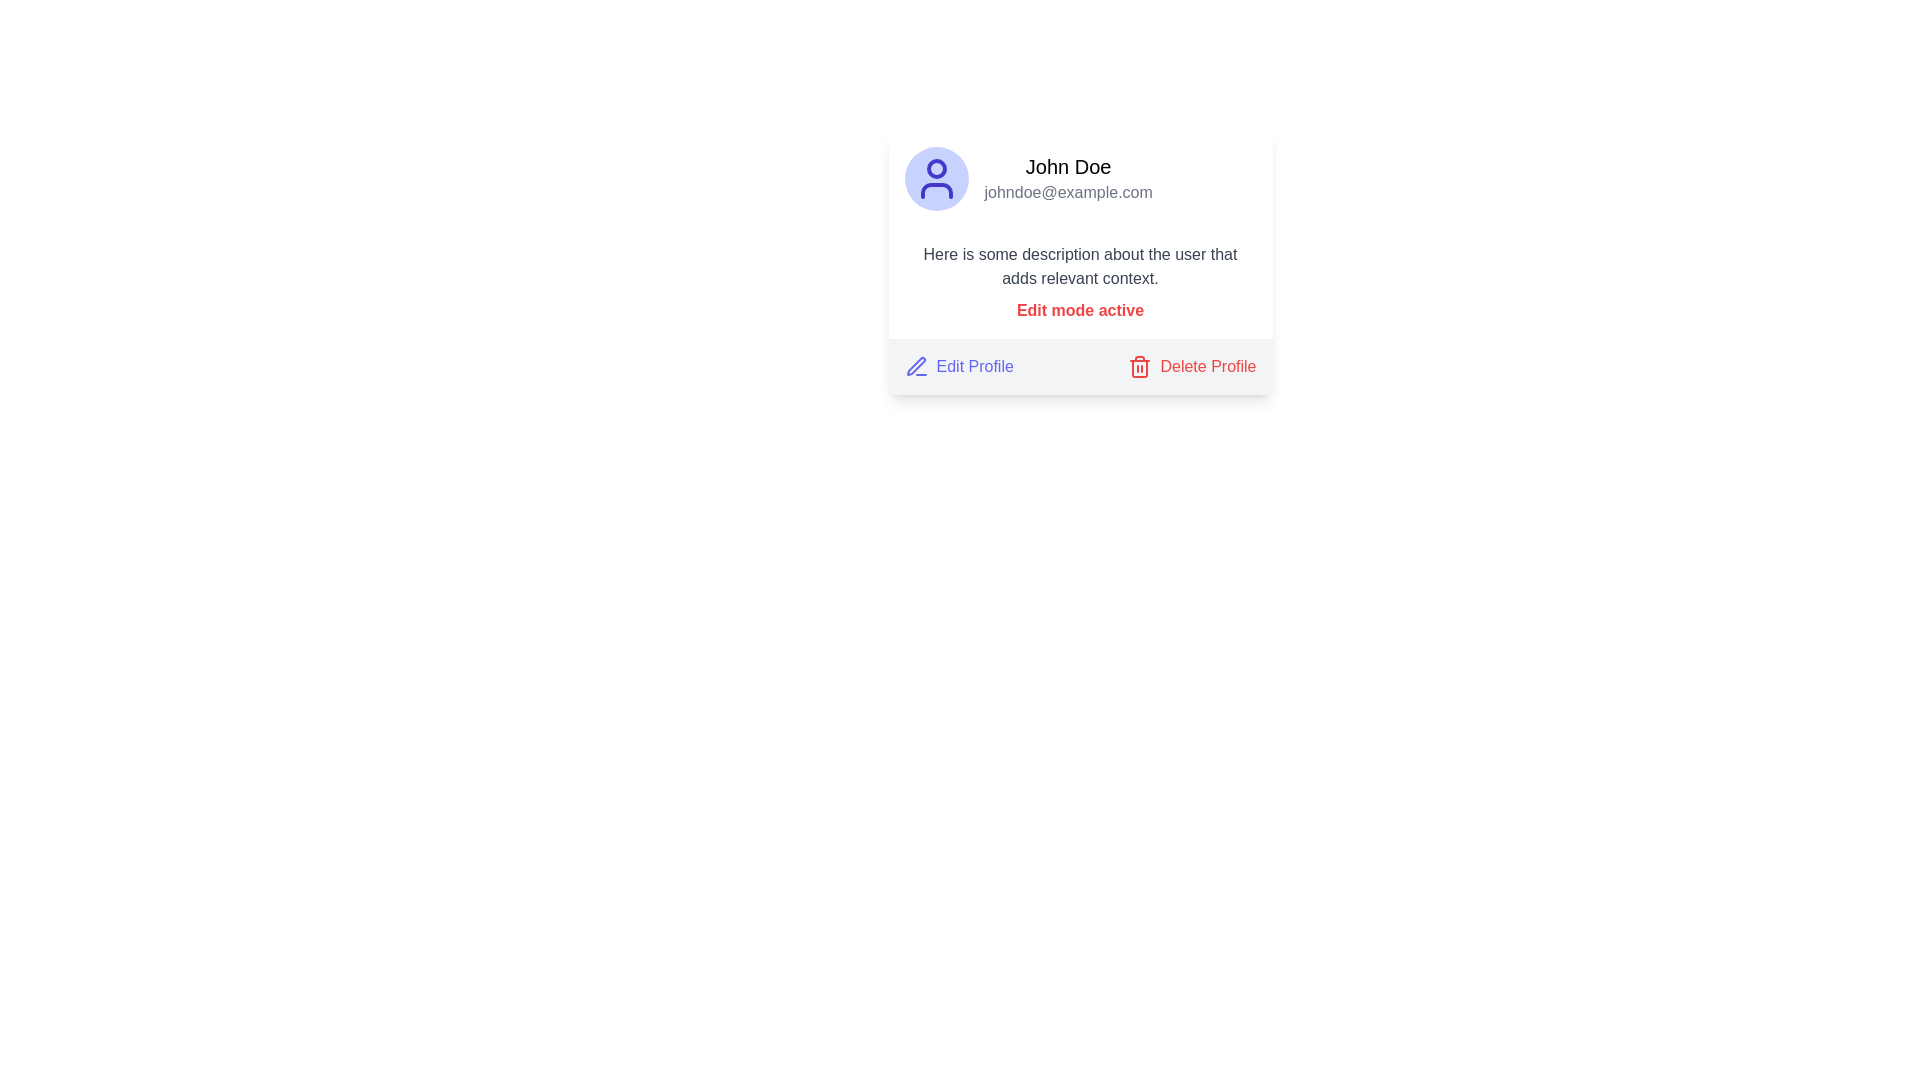  What do you see at coordinates (1067, 165) in the screenshot?
I see `the Text Label that displays the user's full name, located at the top right section of the user card, aligned horizontally with the avatar icon` at bounding box center [1067, 165].